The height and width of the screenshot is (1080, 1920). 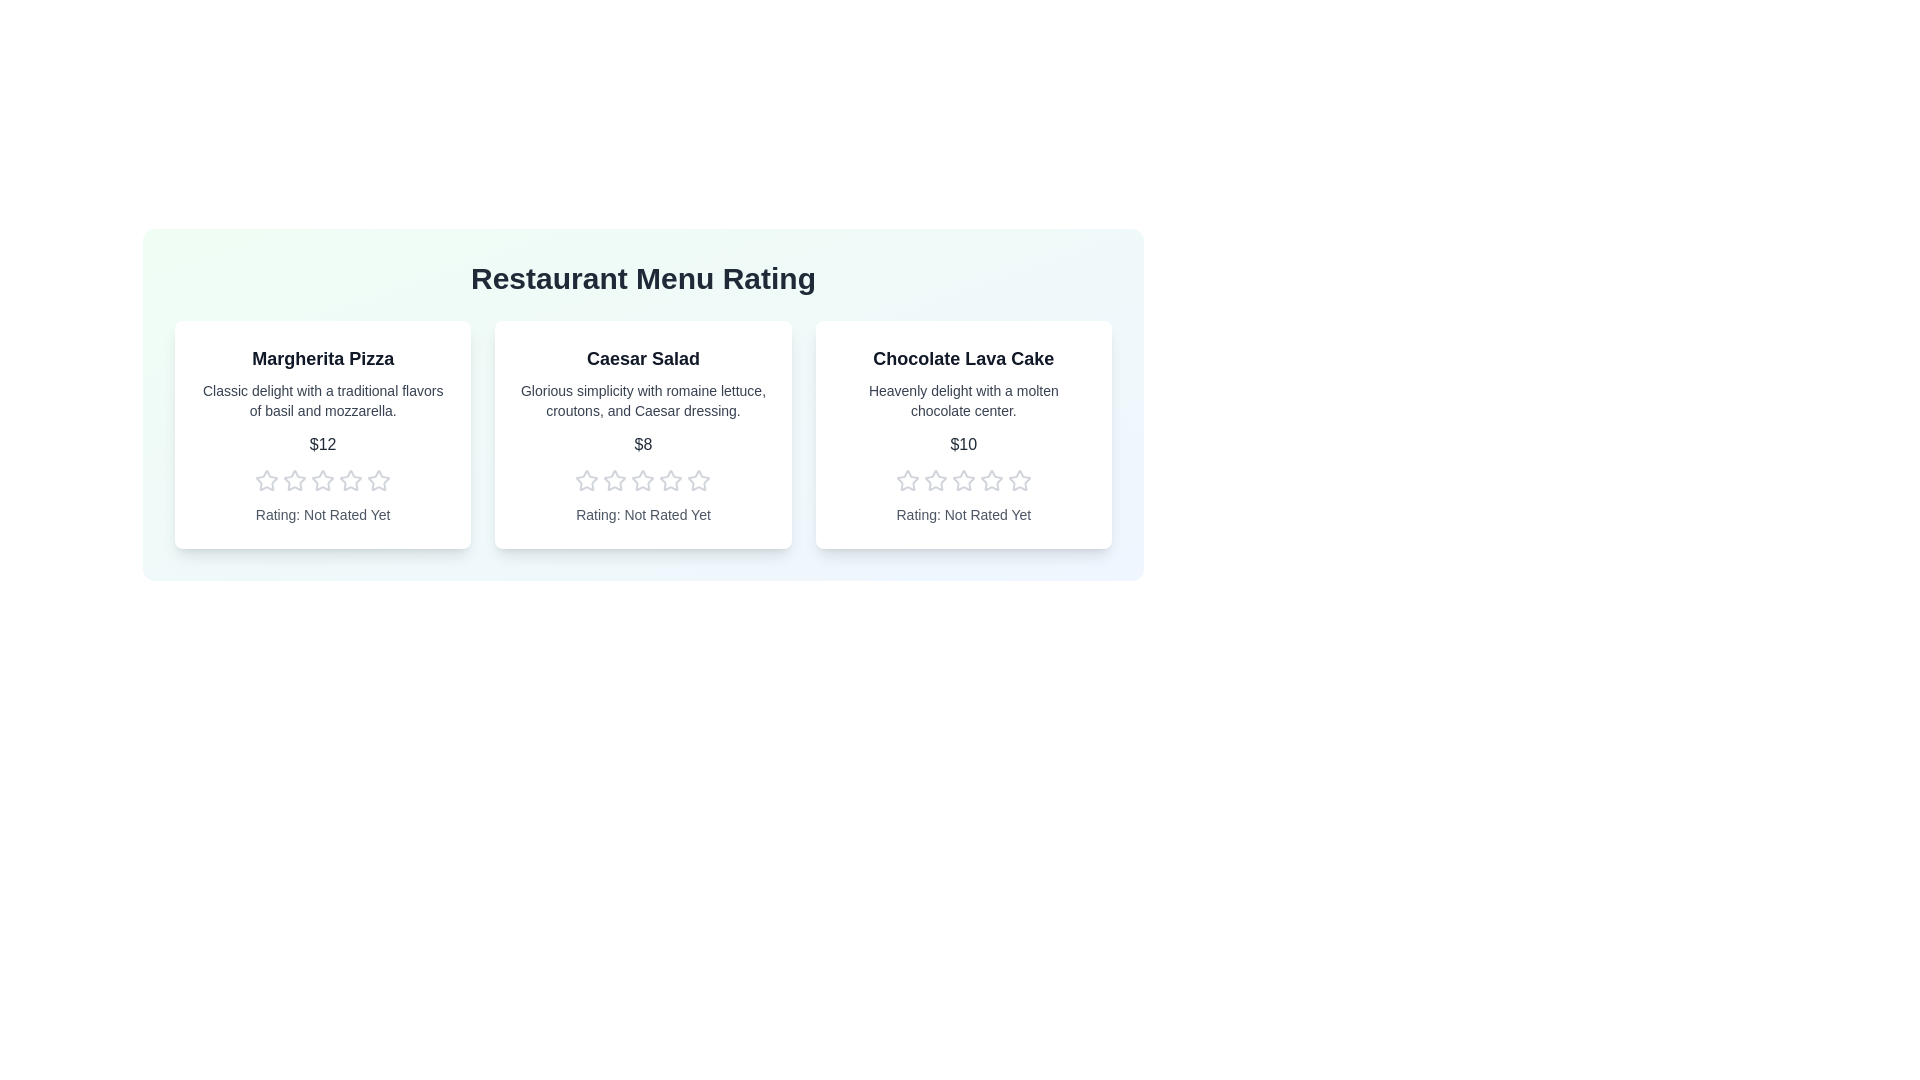 What do you see at coordinates (643, 481) in the screenshot?
I see `the star corresponding to the desired rating 3 for the menu item Caesar Salad` at bounding box center [643, 481].